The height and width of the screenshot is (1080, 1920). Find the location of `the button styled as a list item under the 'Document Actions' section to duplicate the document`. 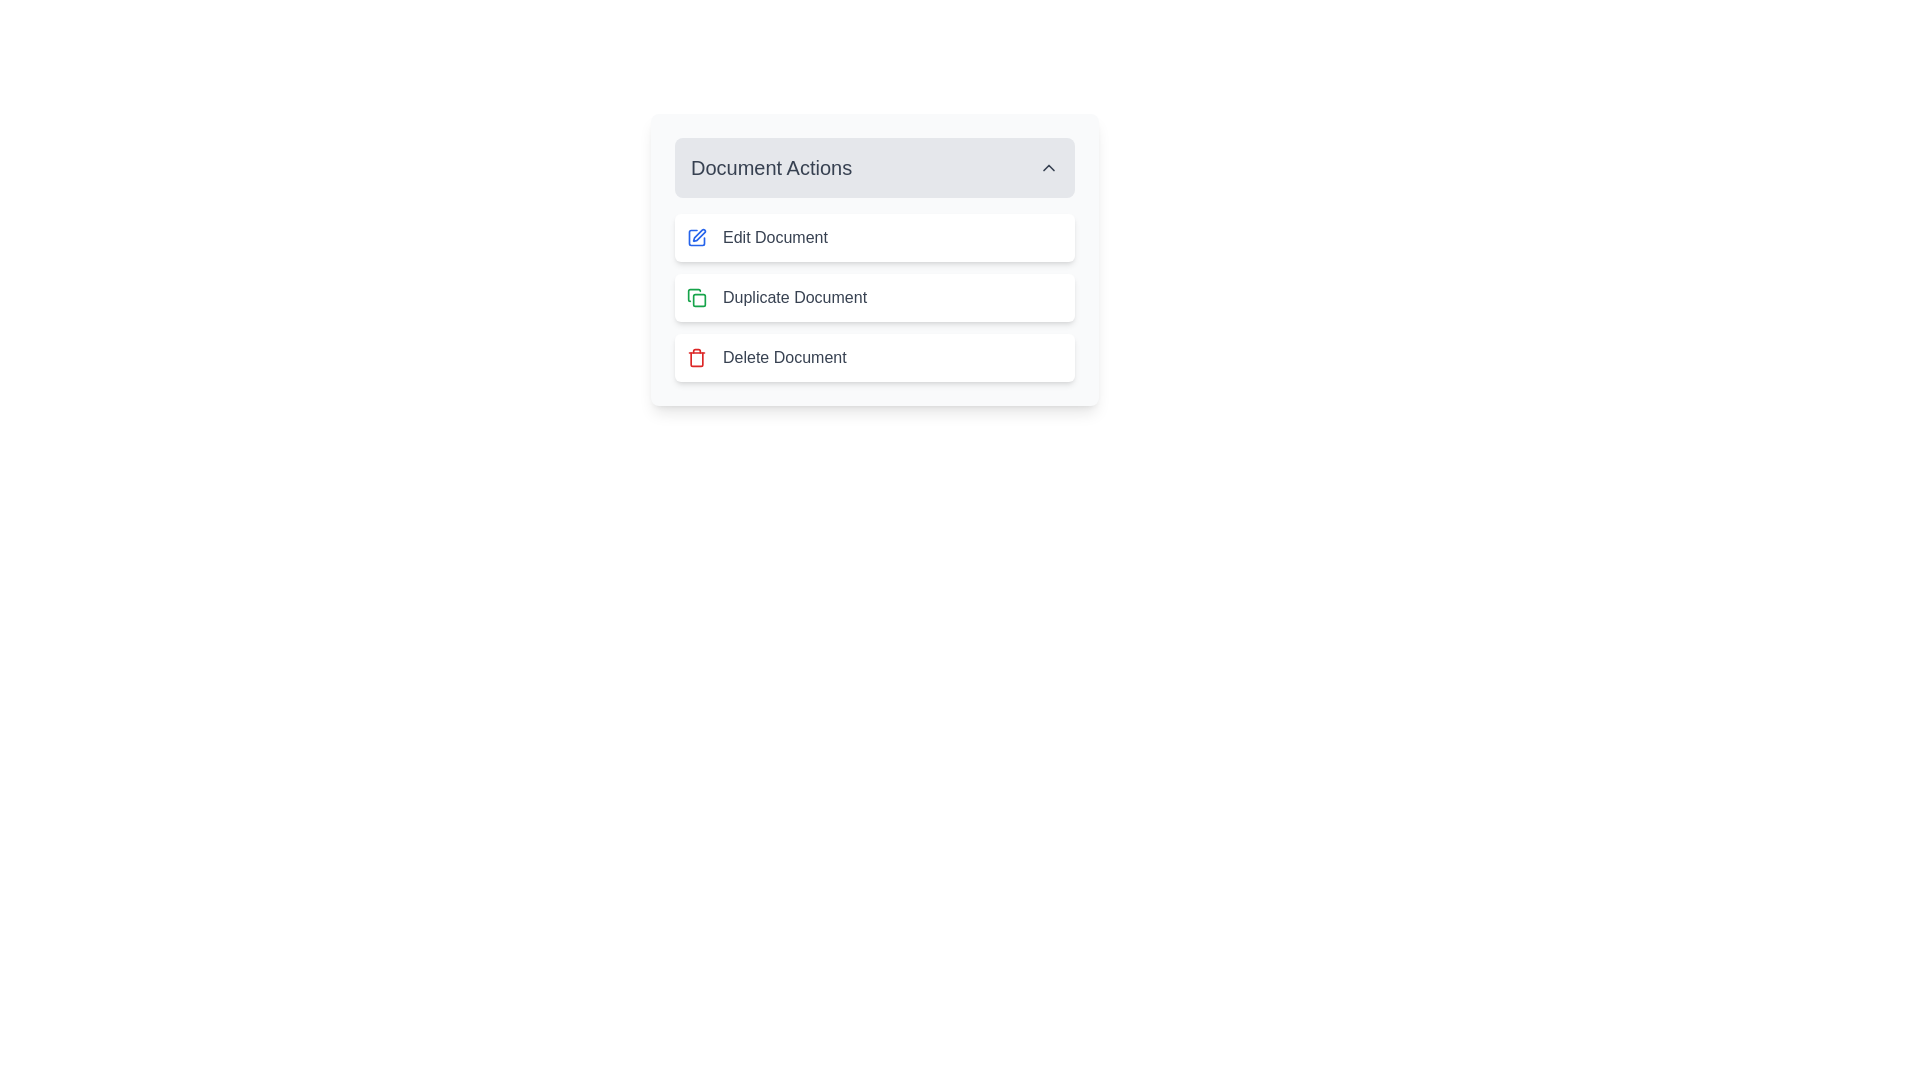

the button styled as a list item under the 'Document Actions' section to duplicate the document is located at coordinates (874, 297).